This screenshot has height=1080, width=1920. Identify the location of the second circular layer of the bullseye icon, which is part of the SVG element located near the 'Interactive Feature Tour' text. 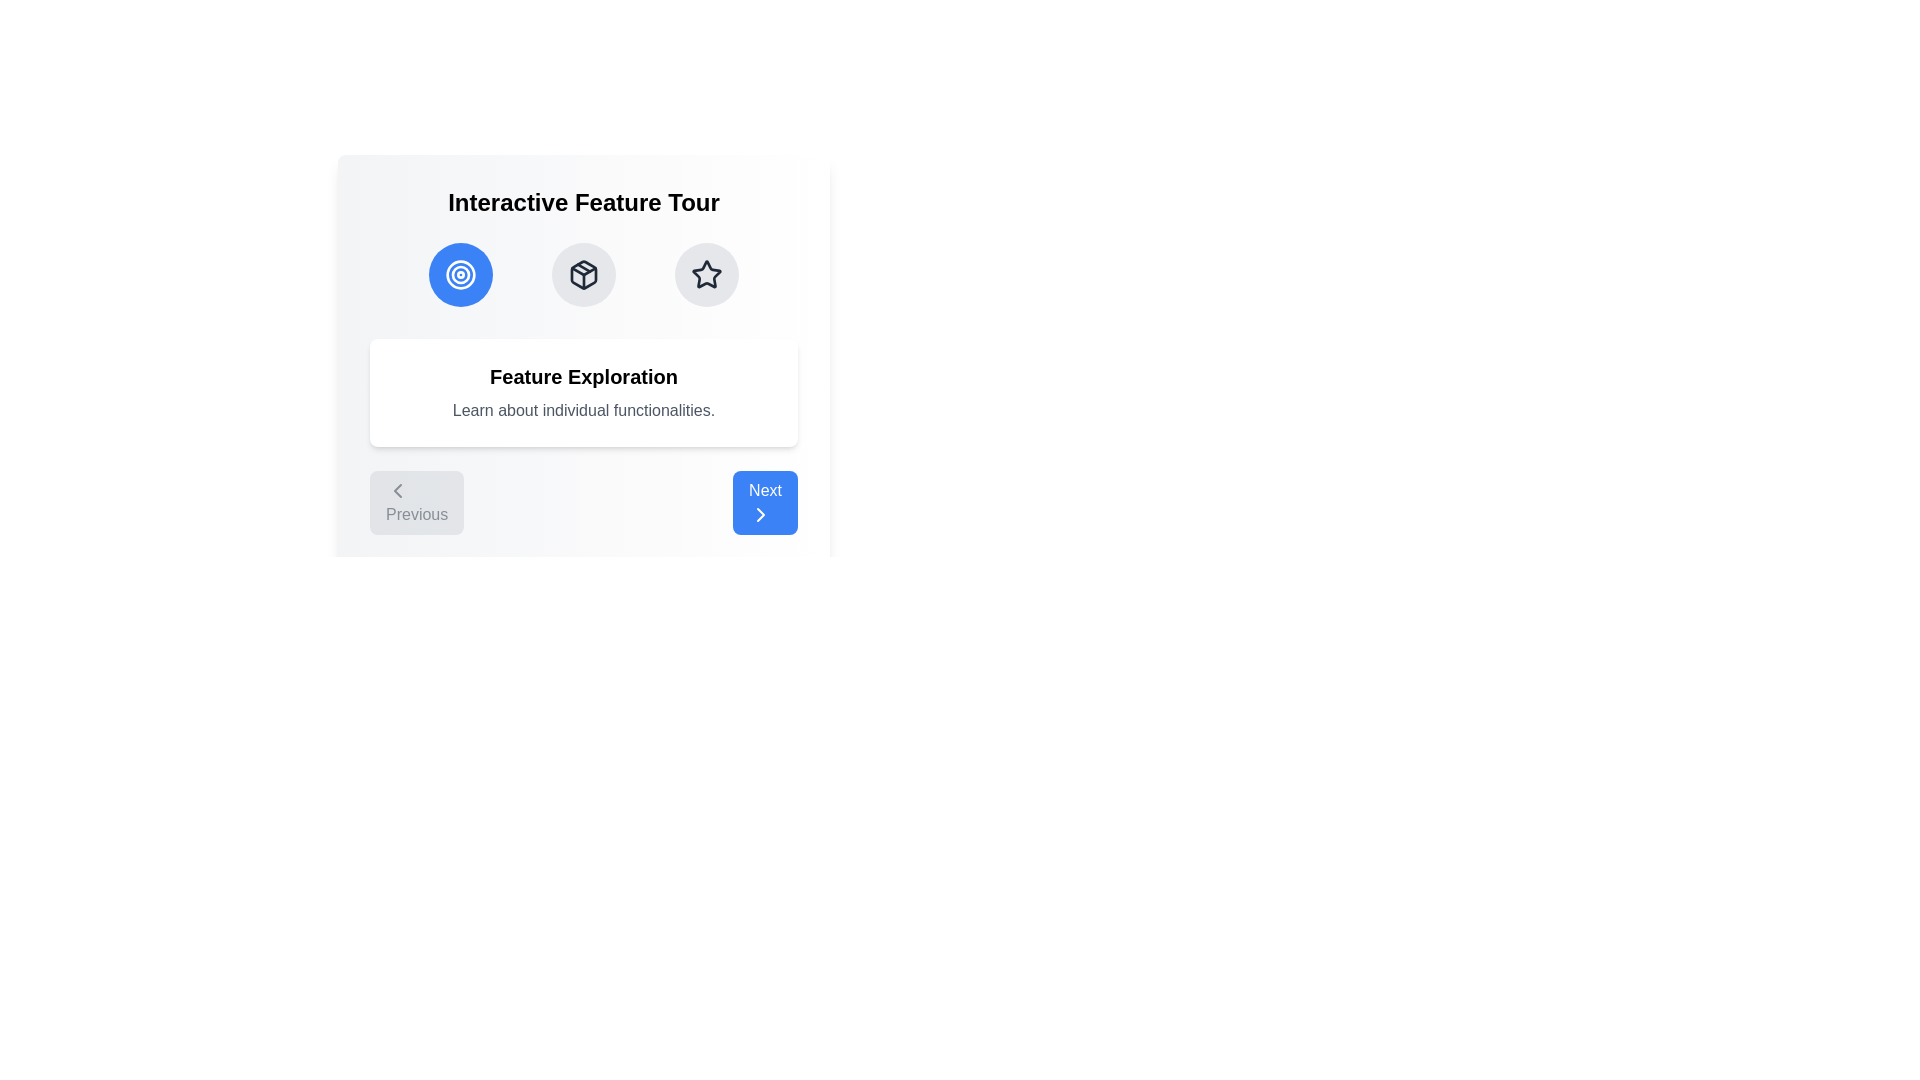
(459, 274).